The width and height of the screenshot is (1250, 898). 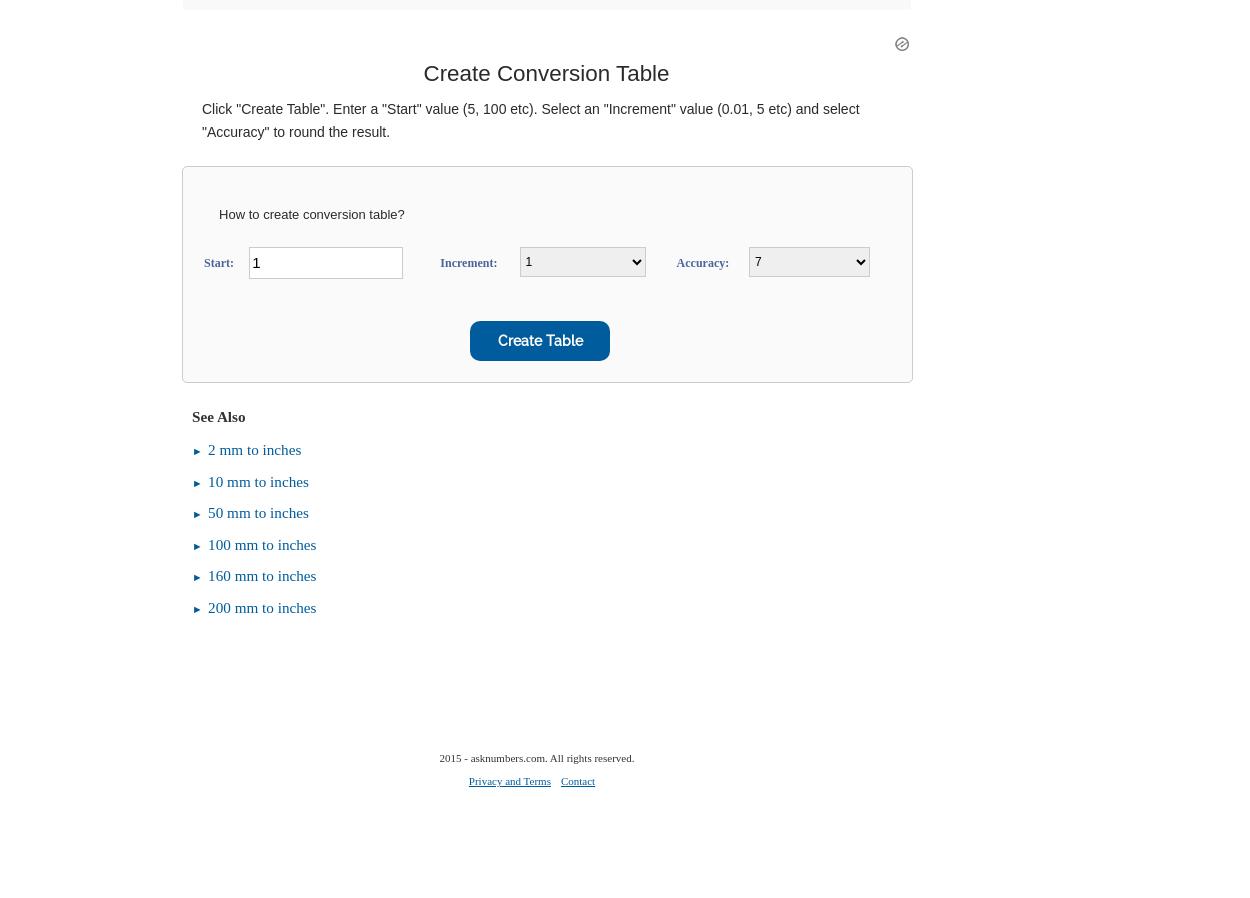 What do you see at coordinates (262, 605) in the screenshot?
I see `'200 mm to inches'` at bounding box center [262, 605].